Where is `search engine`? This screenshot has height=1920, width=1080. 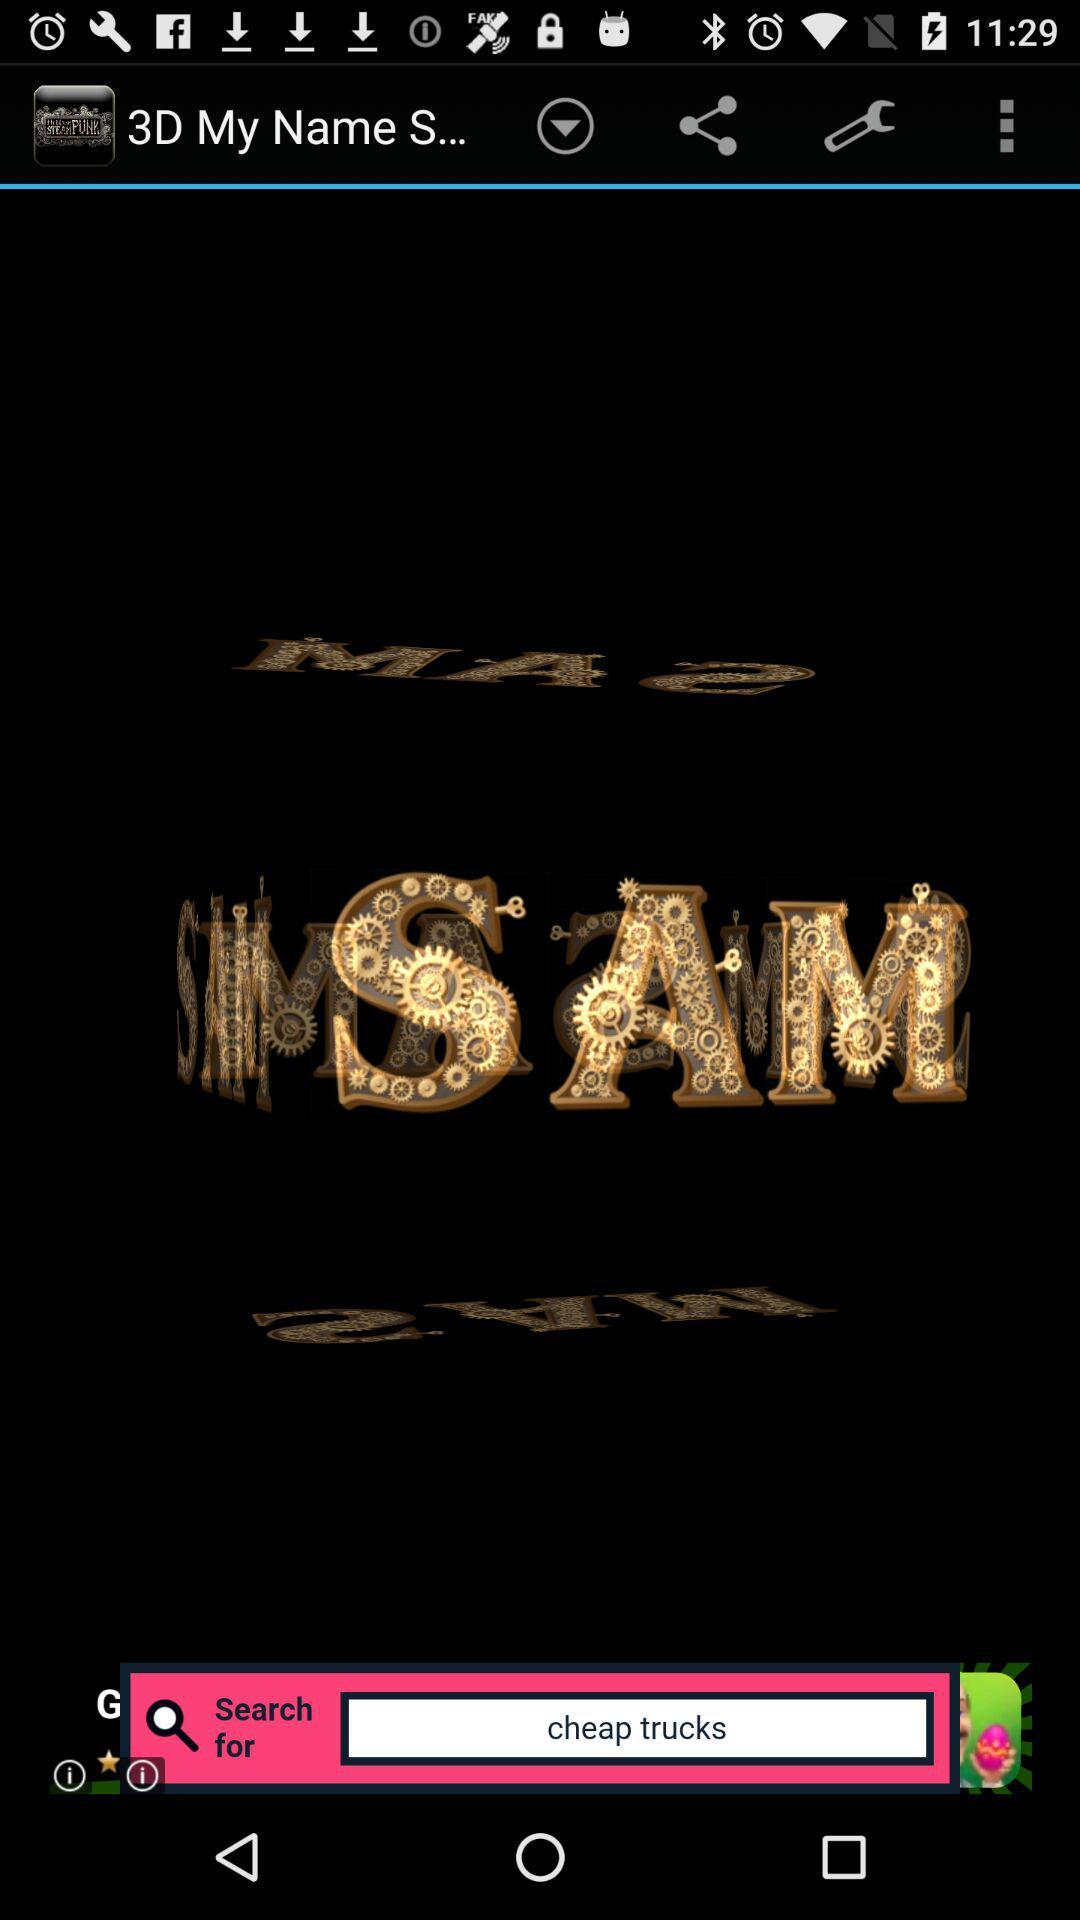 search engine is located at coordinates (538, 1727).